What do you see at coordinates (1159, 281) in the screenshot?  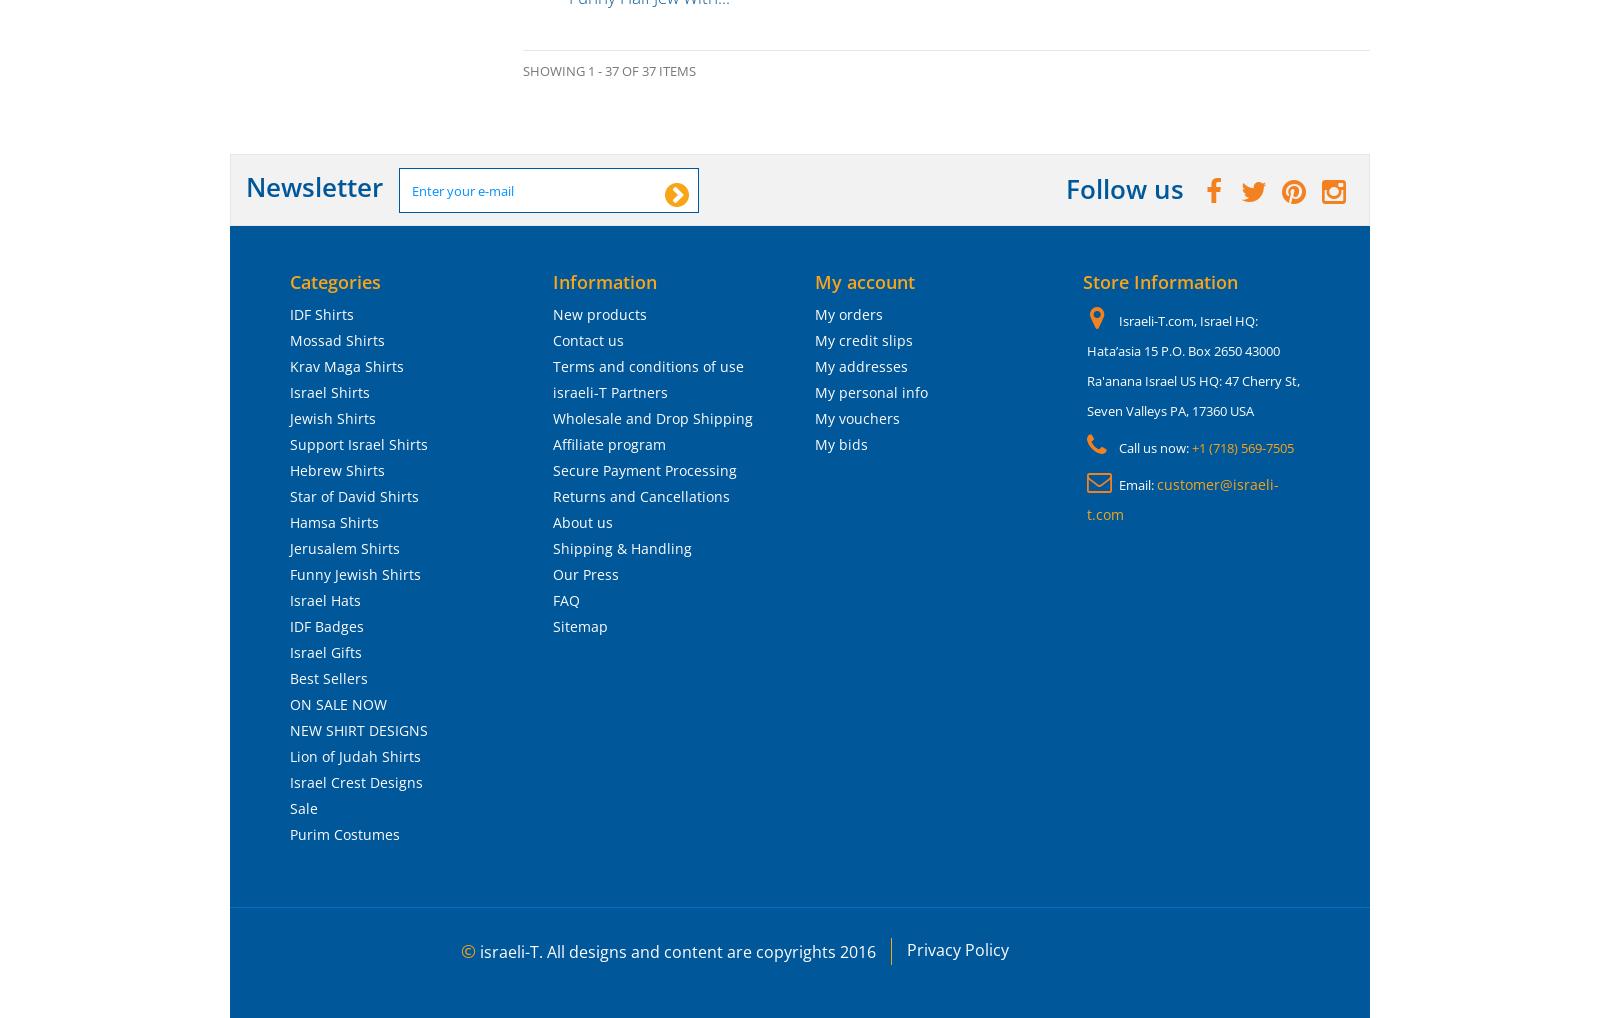 I see `'Store Information'` at bounding box center [1159, 281].